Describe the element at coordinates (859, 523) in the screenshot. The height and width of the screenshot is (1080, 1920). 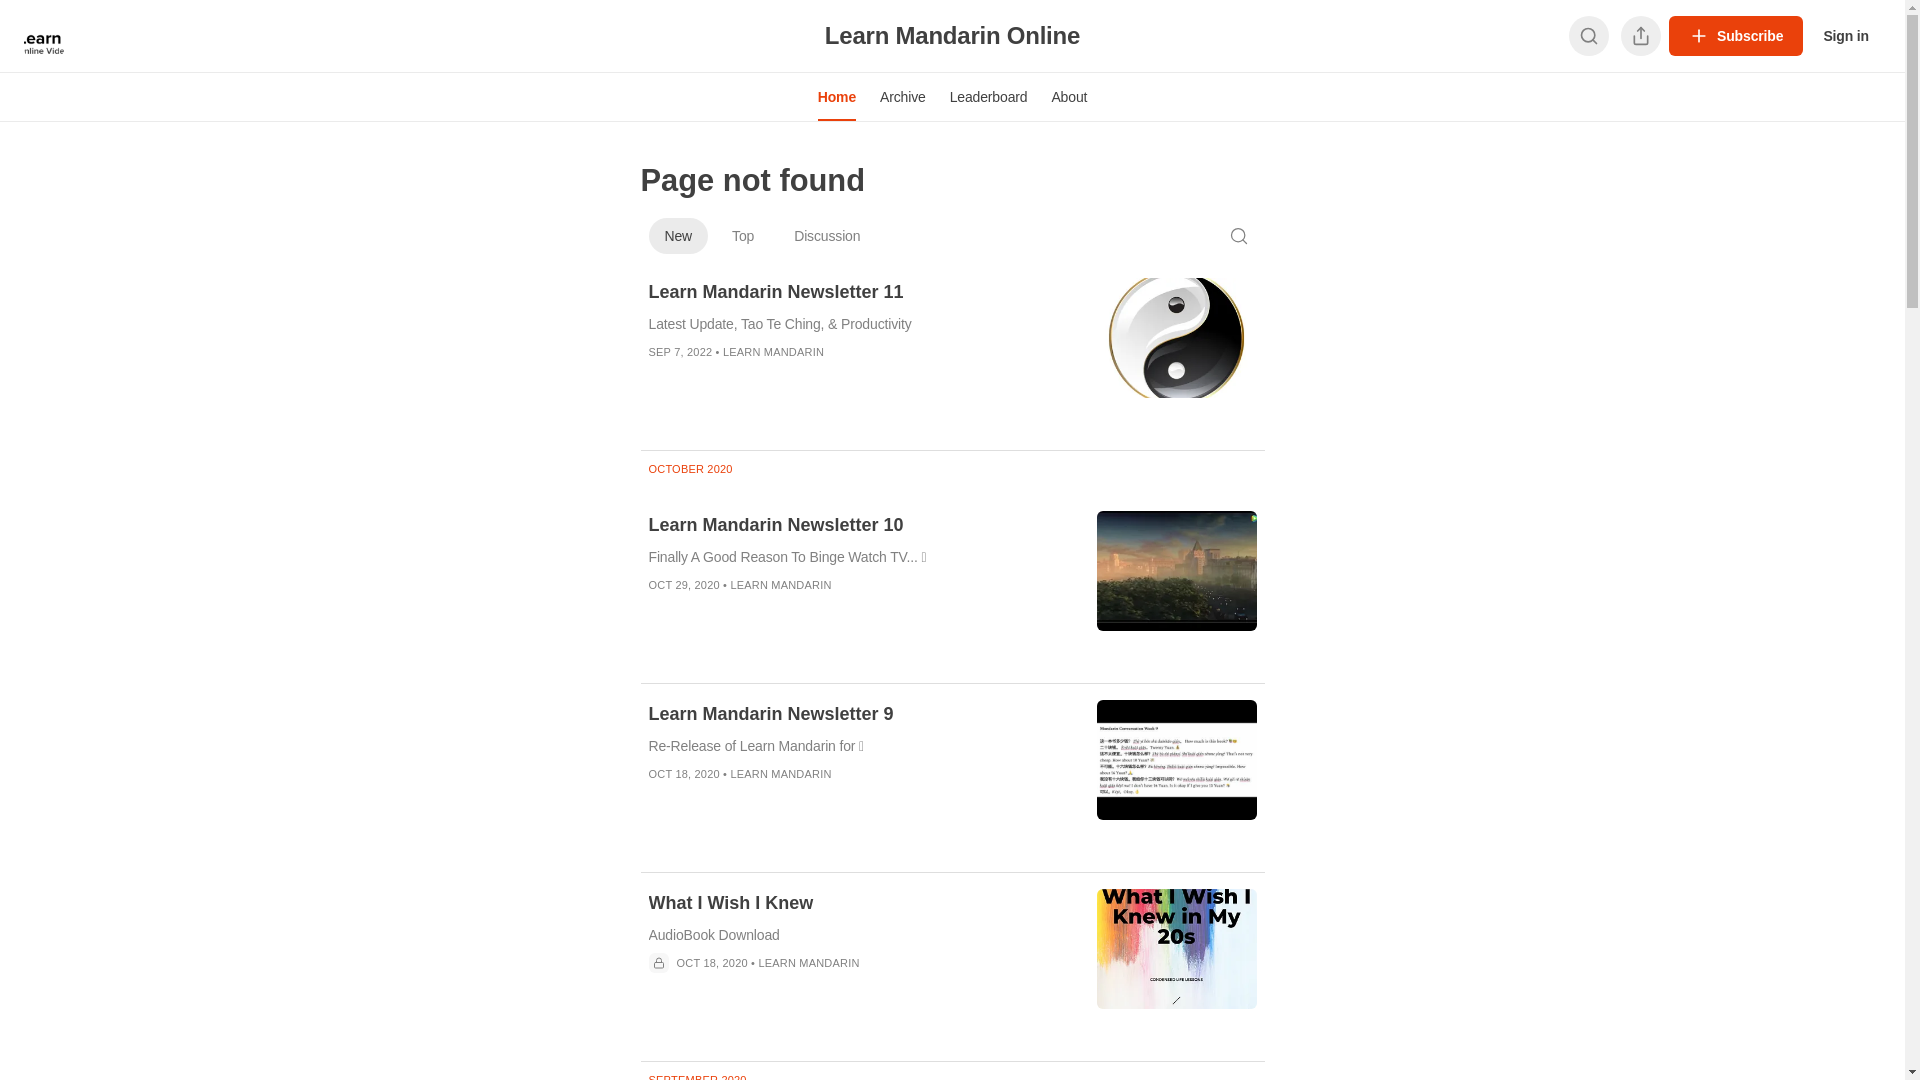
I see `'Learn Mandarin Newsletter 10'` at that location.